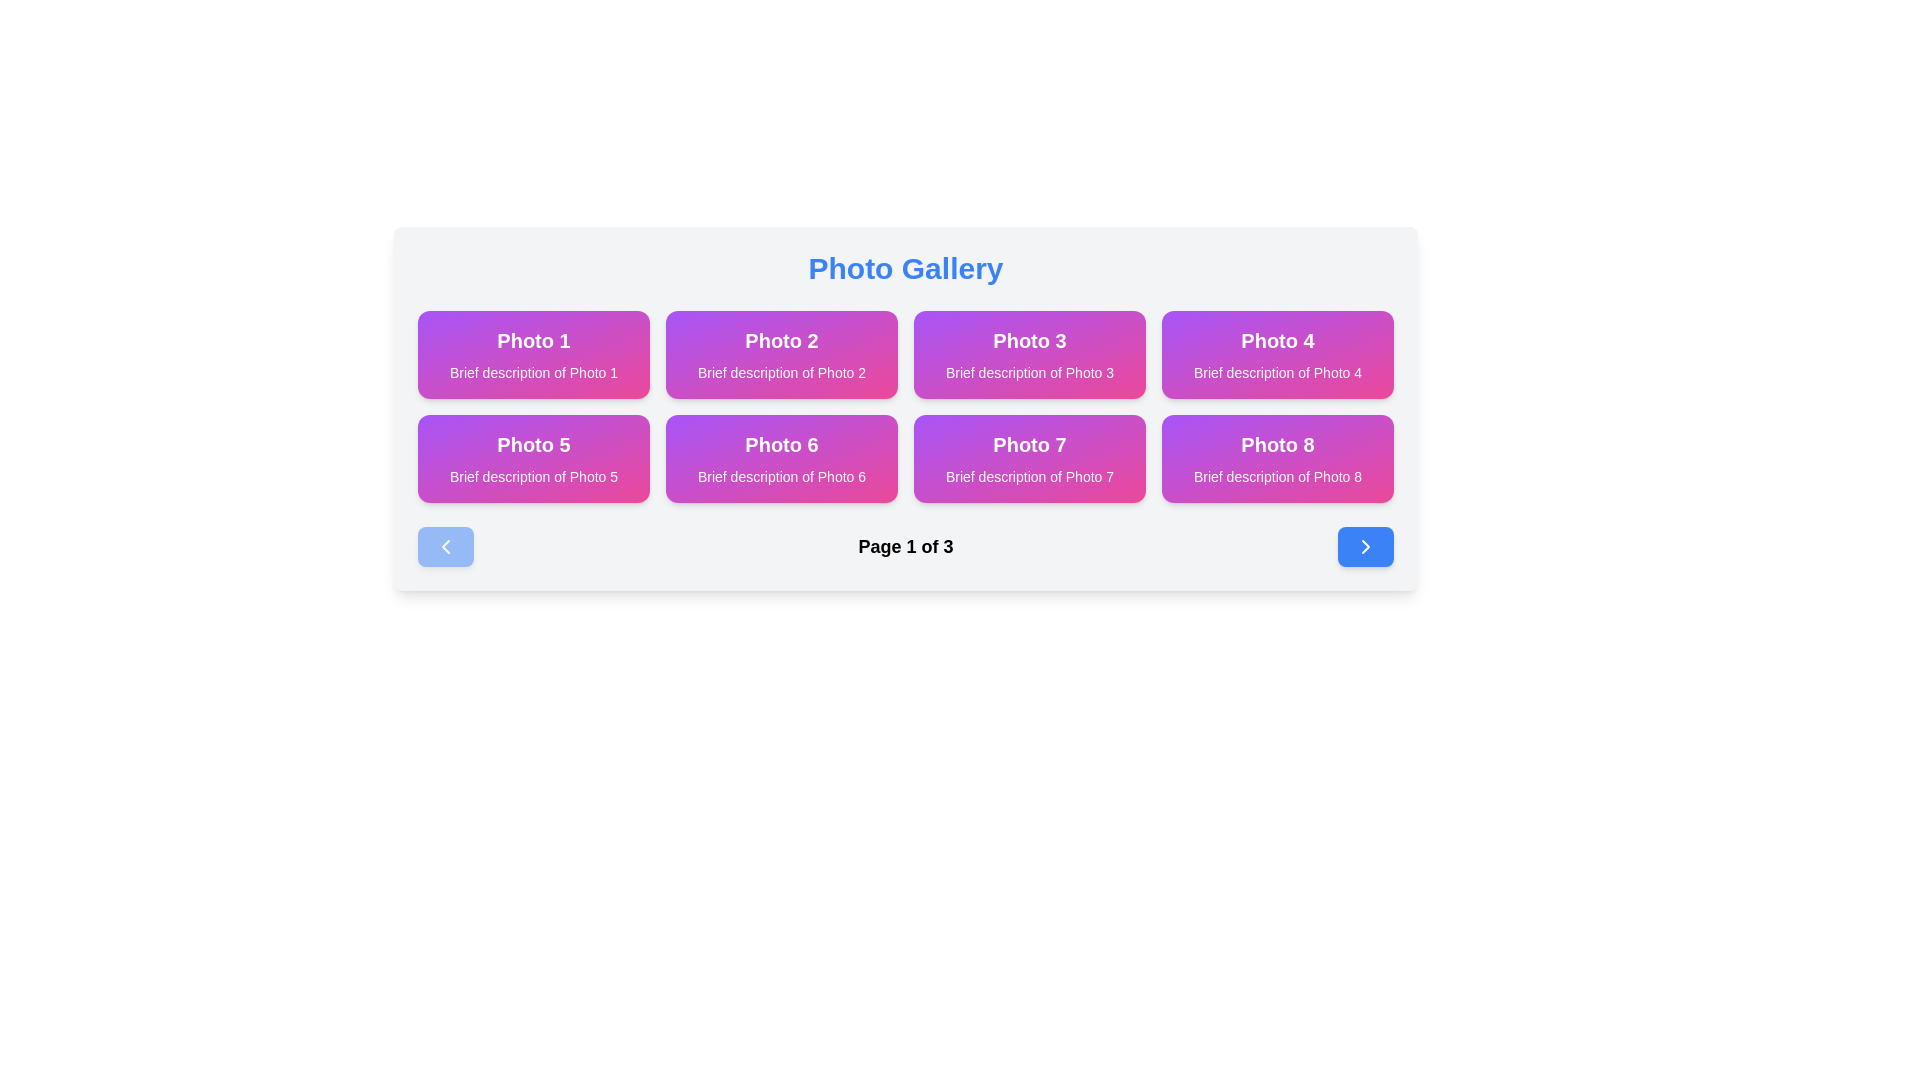  What do you see at coordinates (905, 547) in the screenshot?
I see `pagination indicator text label displaying the current page number and total number of pages, which is centrally located below the grid of photos` at bounding box center [905, 547].